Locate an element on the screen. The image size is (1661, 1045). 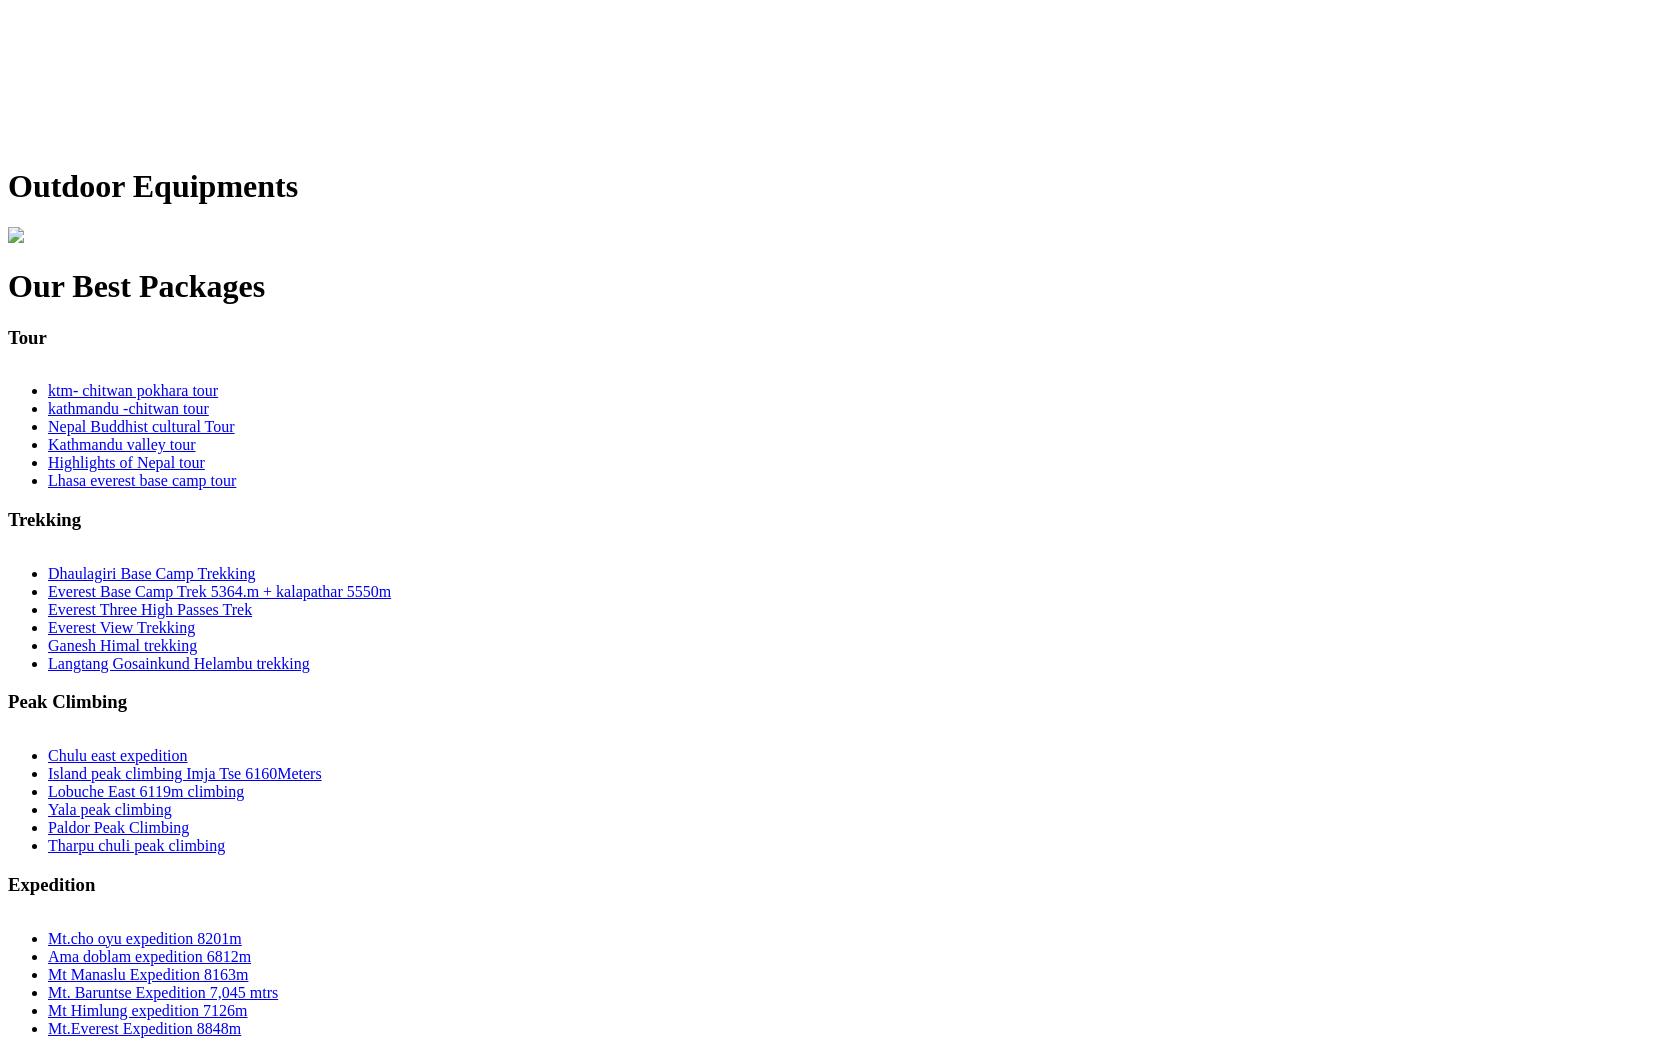
'Nepal Buddhist cultural Tour' is located at coordinates (47, 426).